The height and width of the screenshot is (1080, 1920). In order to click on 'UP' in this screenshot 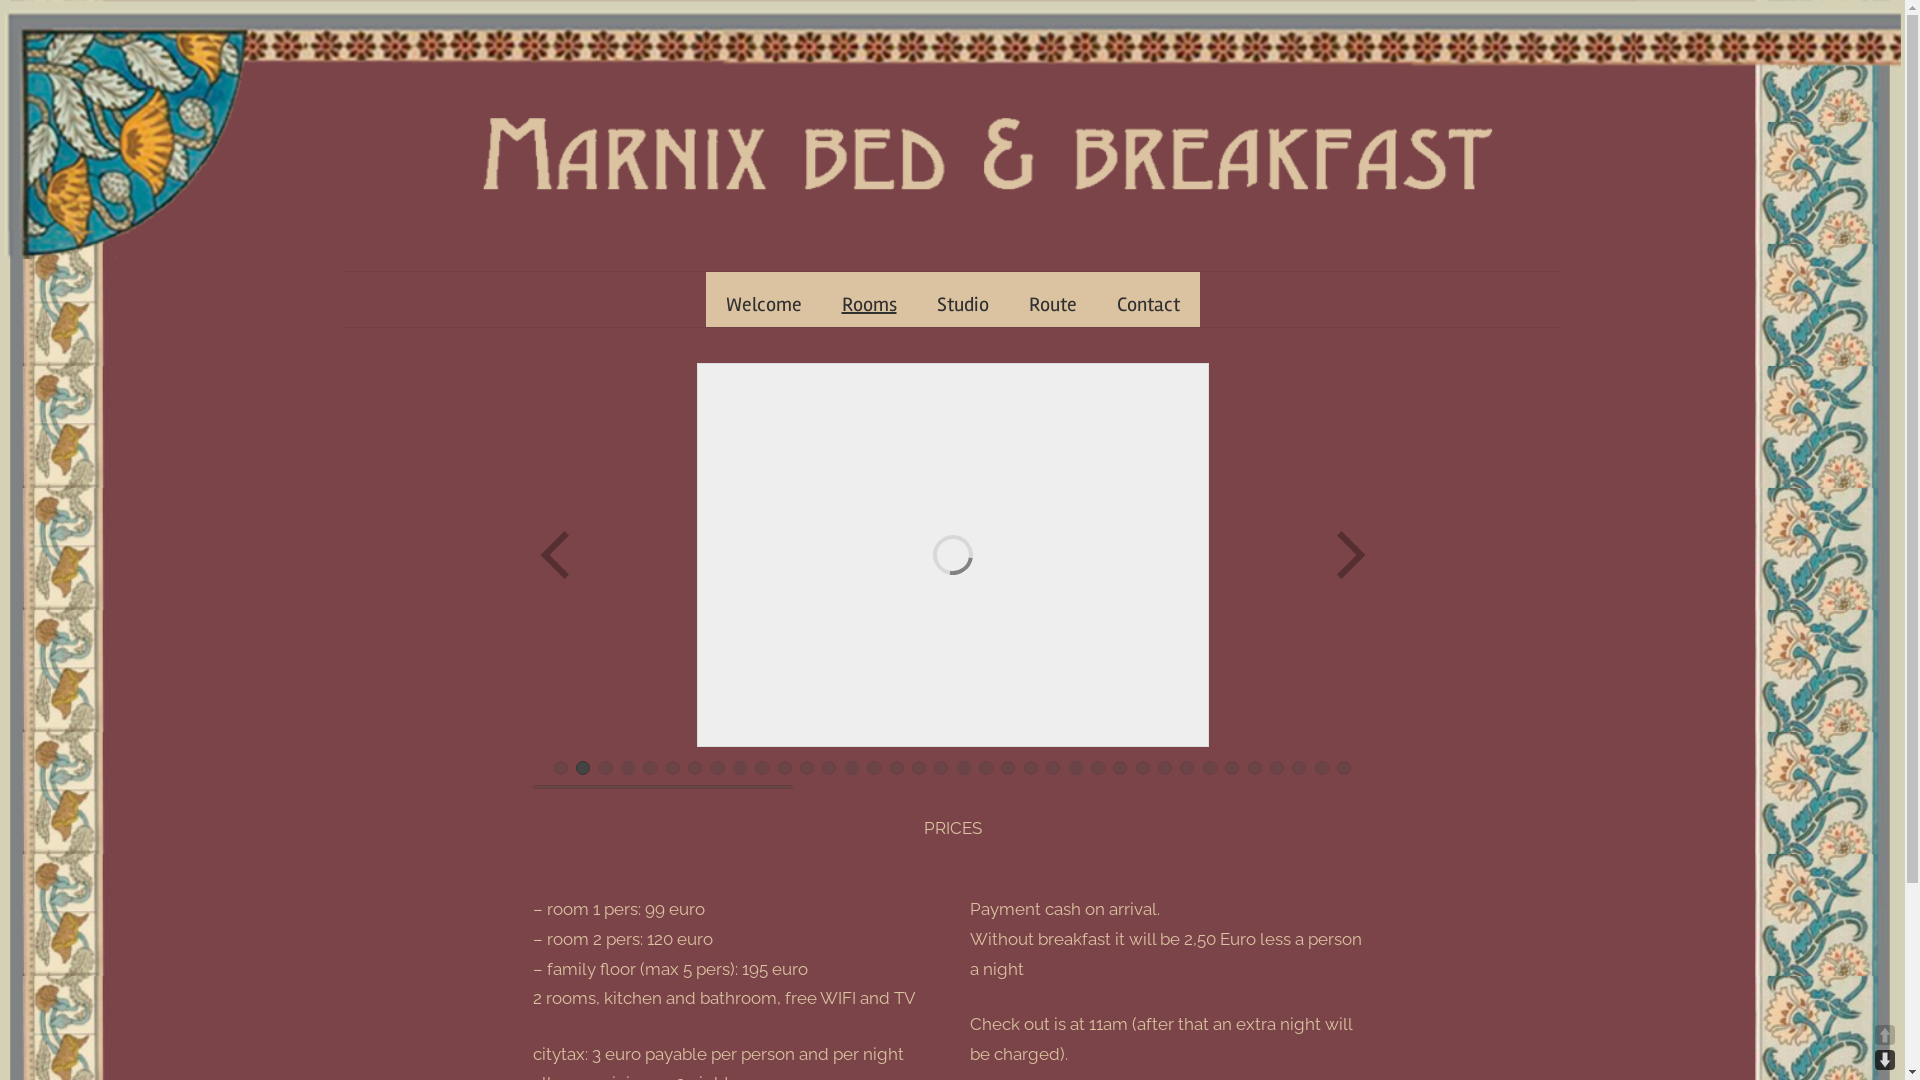, I will do `click(1884, 1034)`.